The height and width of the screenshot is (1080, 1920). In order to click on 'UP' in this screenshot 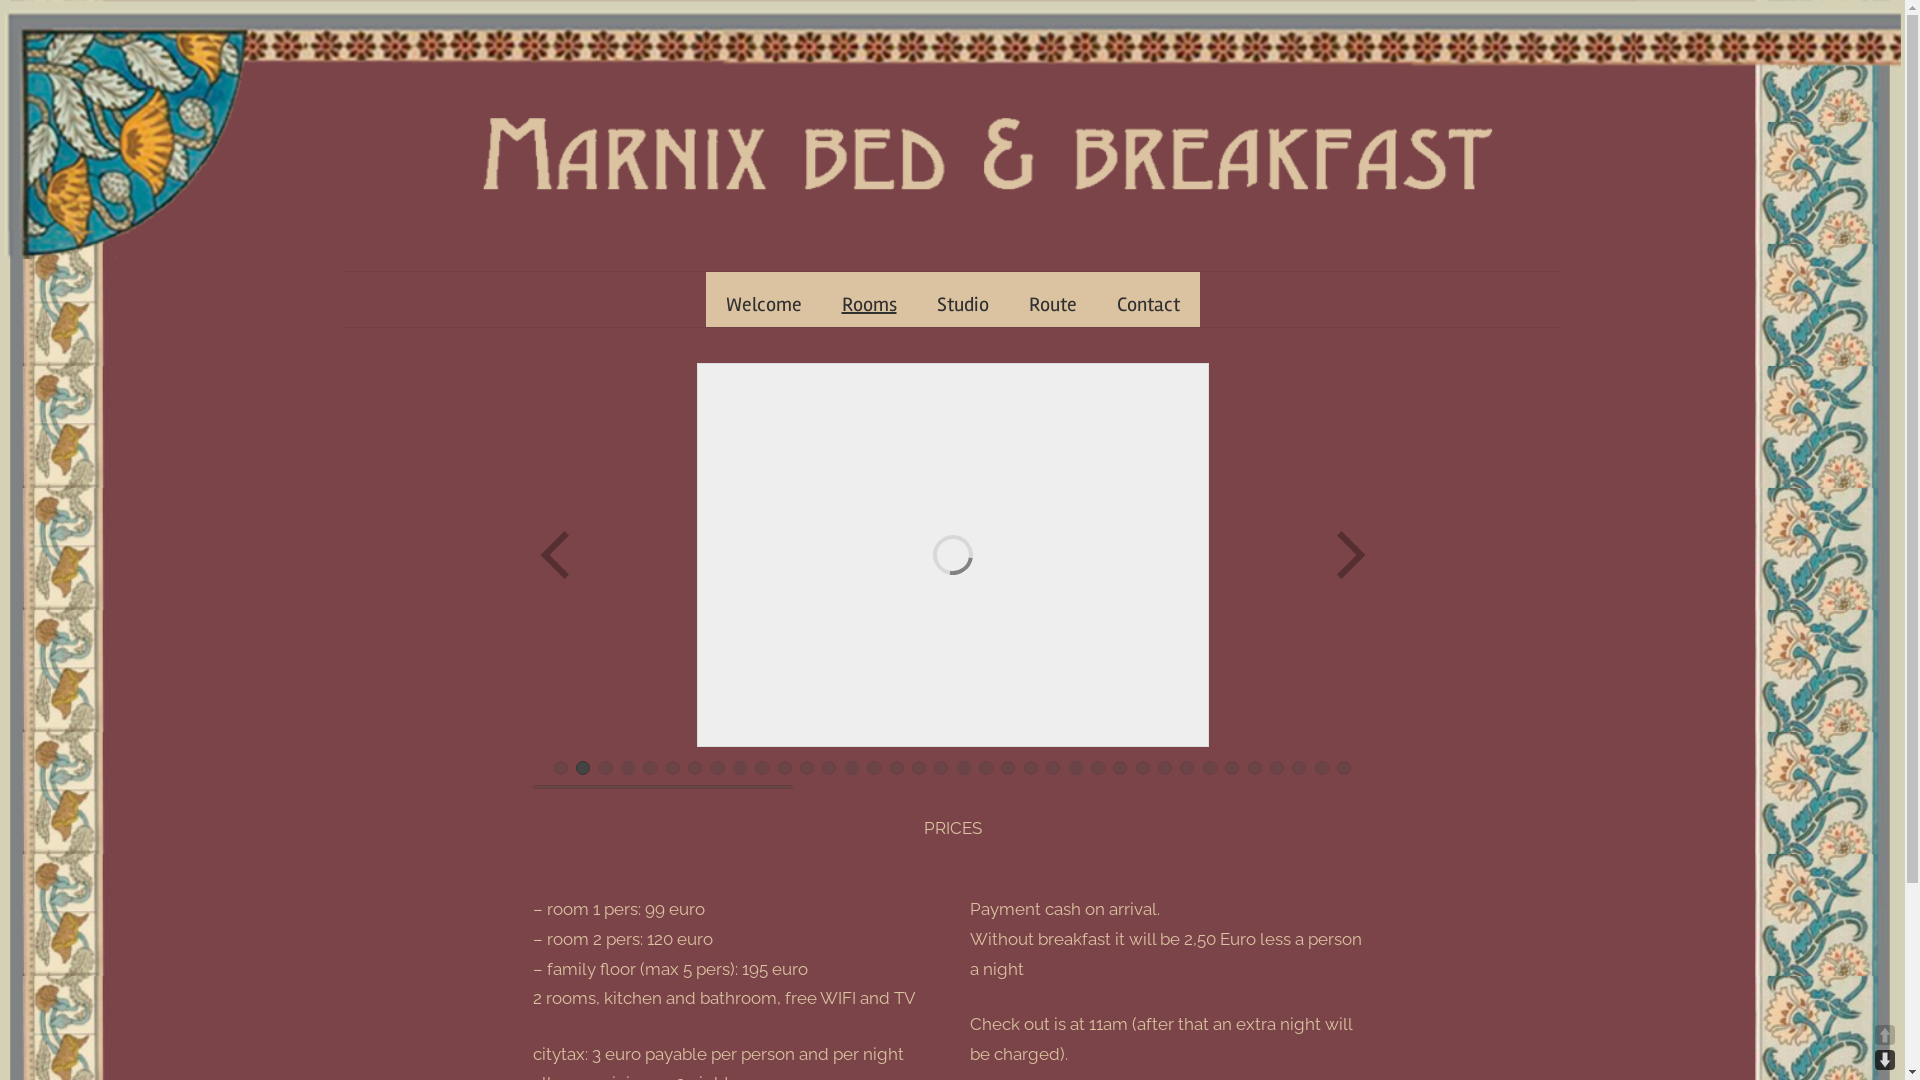, I will do `click(1884, 1034)`.